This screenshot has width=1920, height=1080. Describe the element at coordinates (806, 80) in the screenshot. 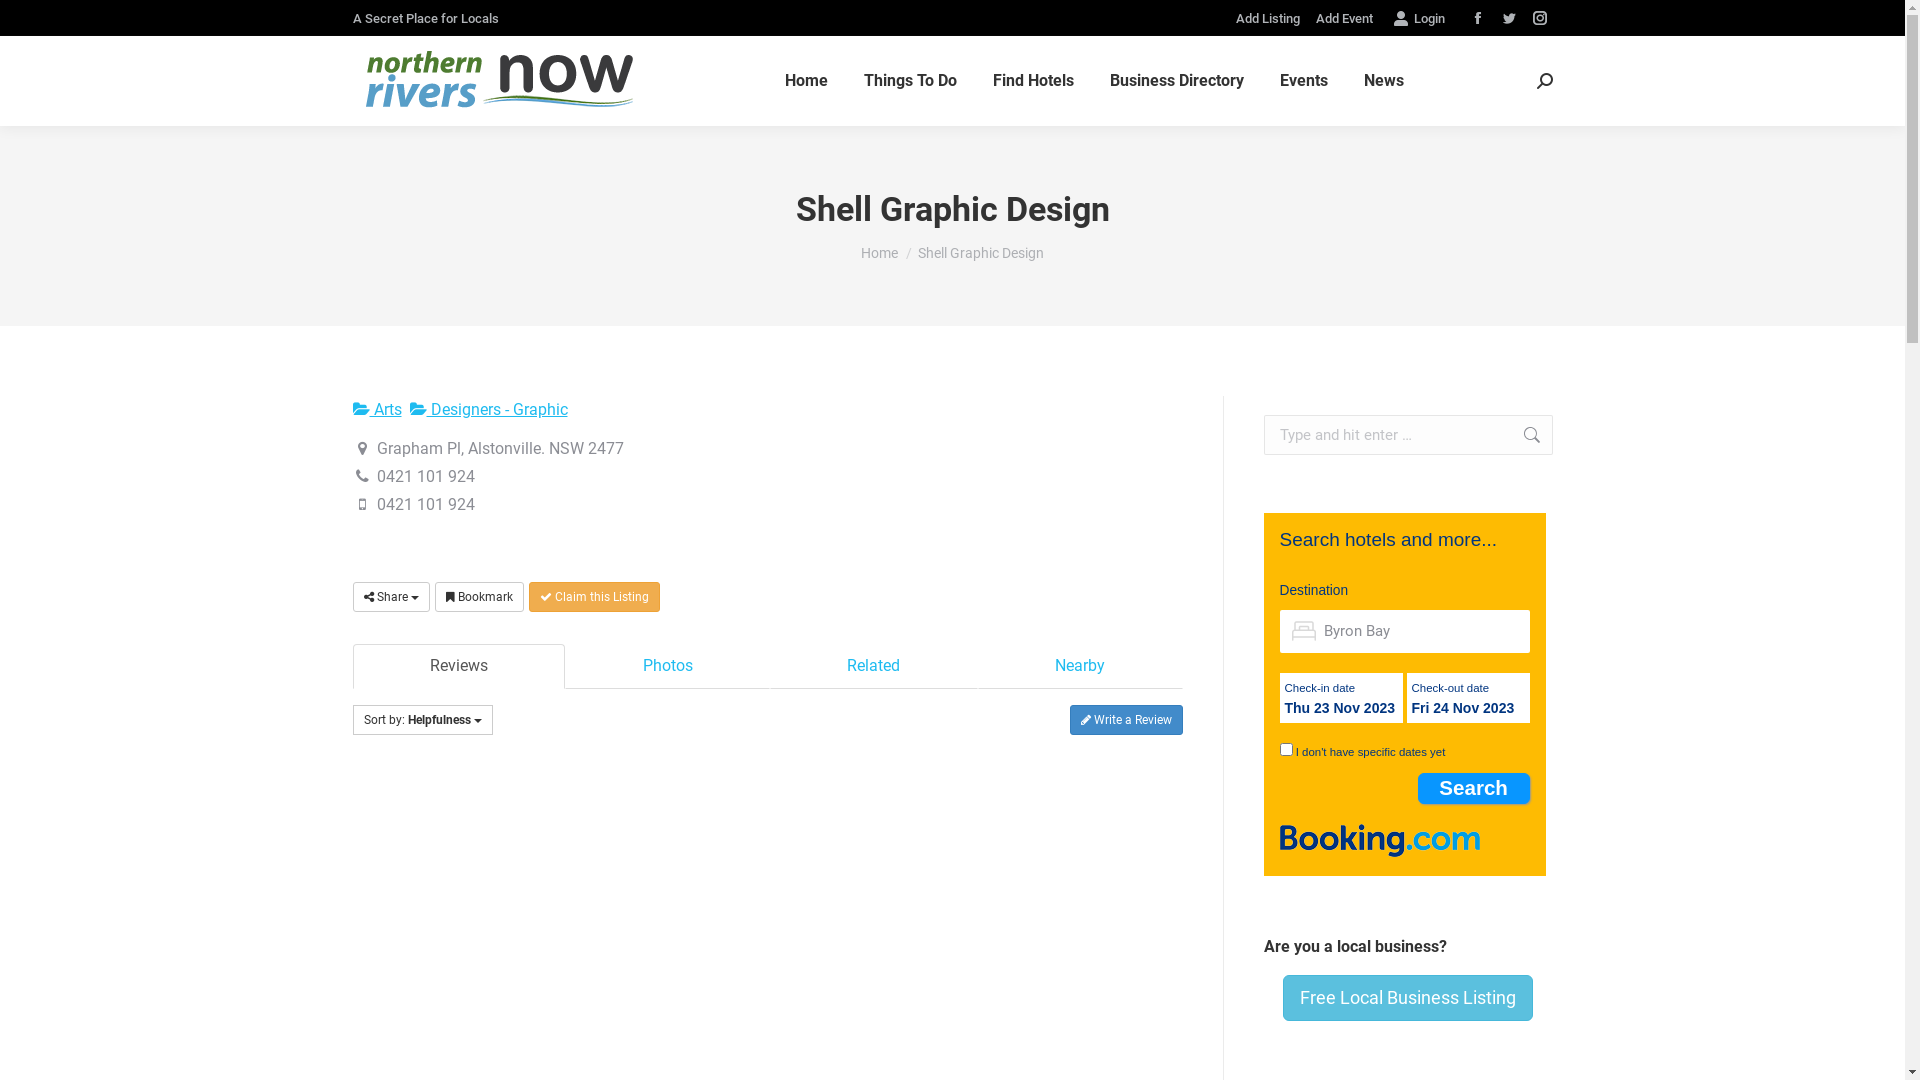

I see `'Home'` at that location.